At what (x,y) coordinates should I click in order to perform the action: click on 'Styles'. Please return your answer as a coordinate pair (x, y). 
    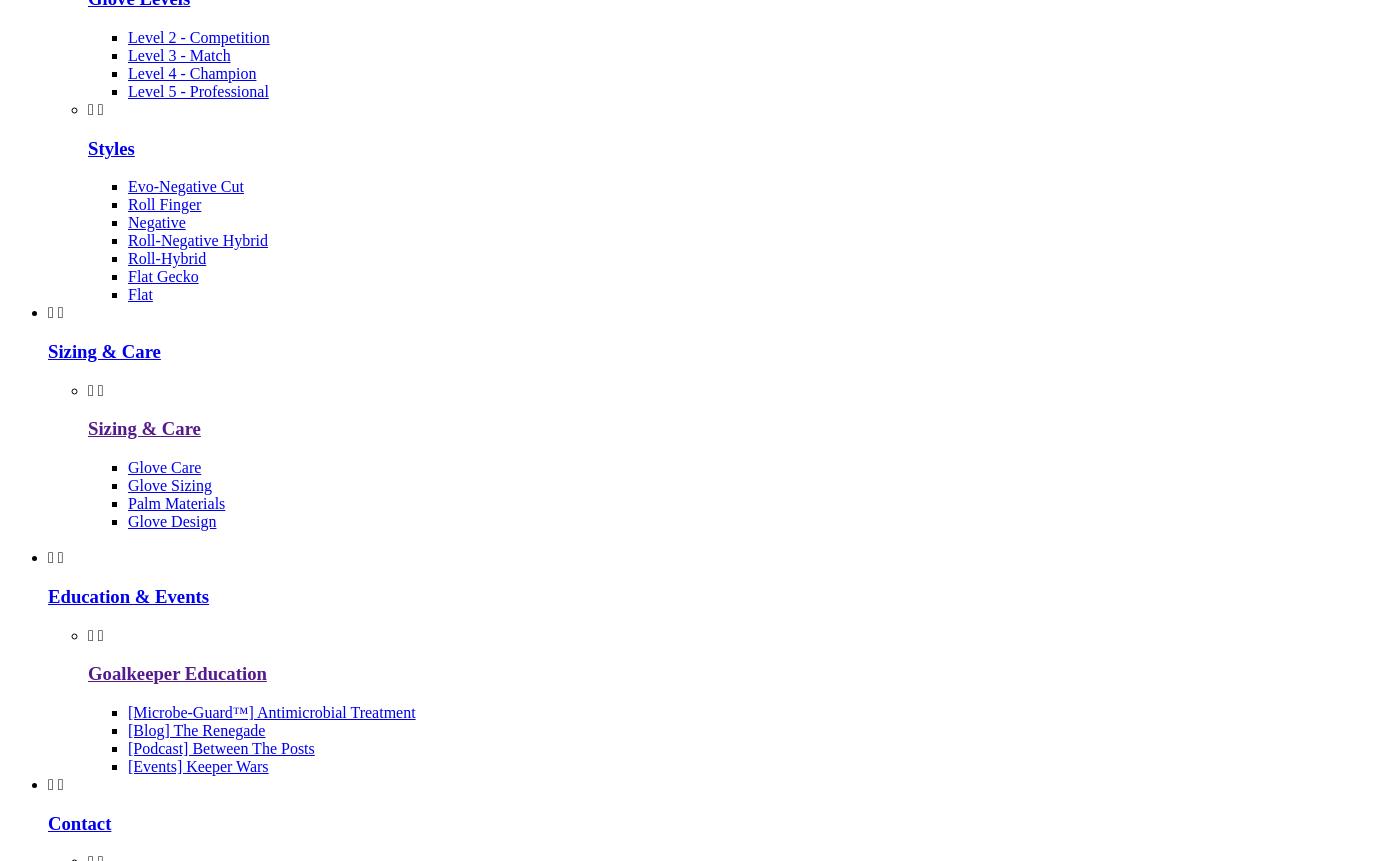
    Looking at the image, I should click on (110, 147).